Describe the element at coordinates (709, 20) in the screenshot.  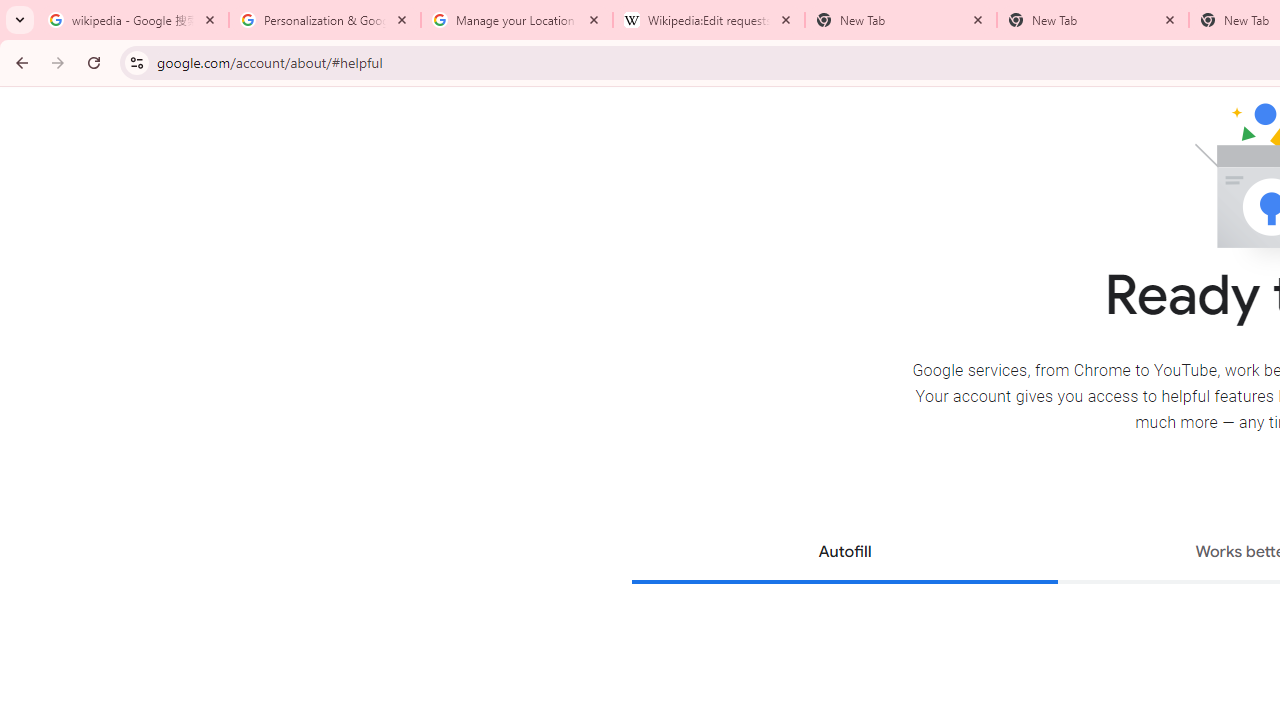
I see `'Wikipedia:Edit requests - Wikipedia'` at that location.